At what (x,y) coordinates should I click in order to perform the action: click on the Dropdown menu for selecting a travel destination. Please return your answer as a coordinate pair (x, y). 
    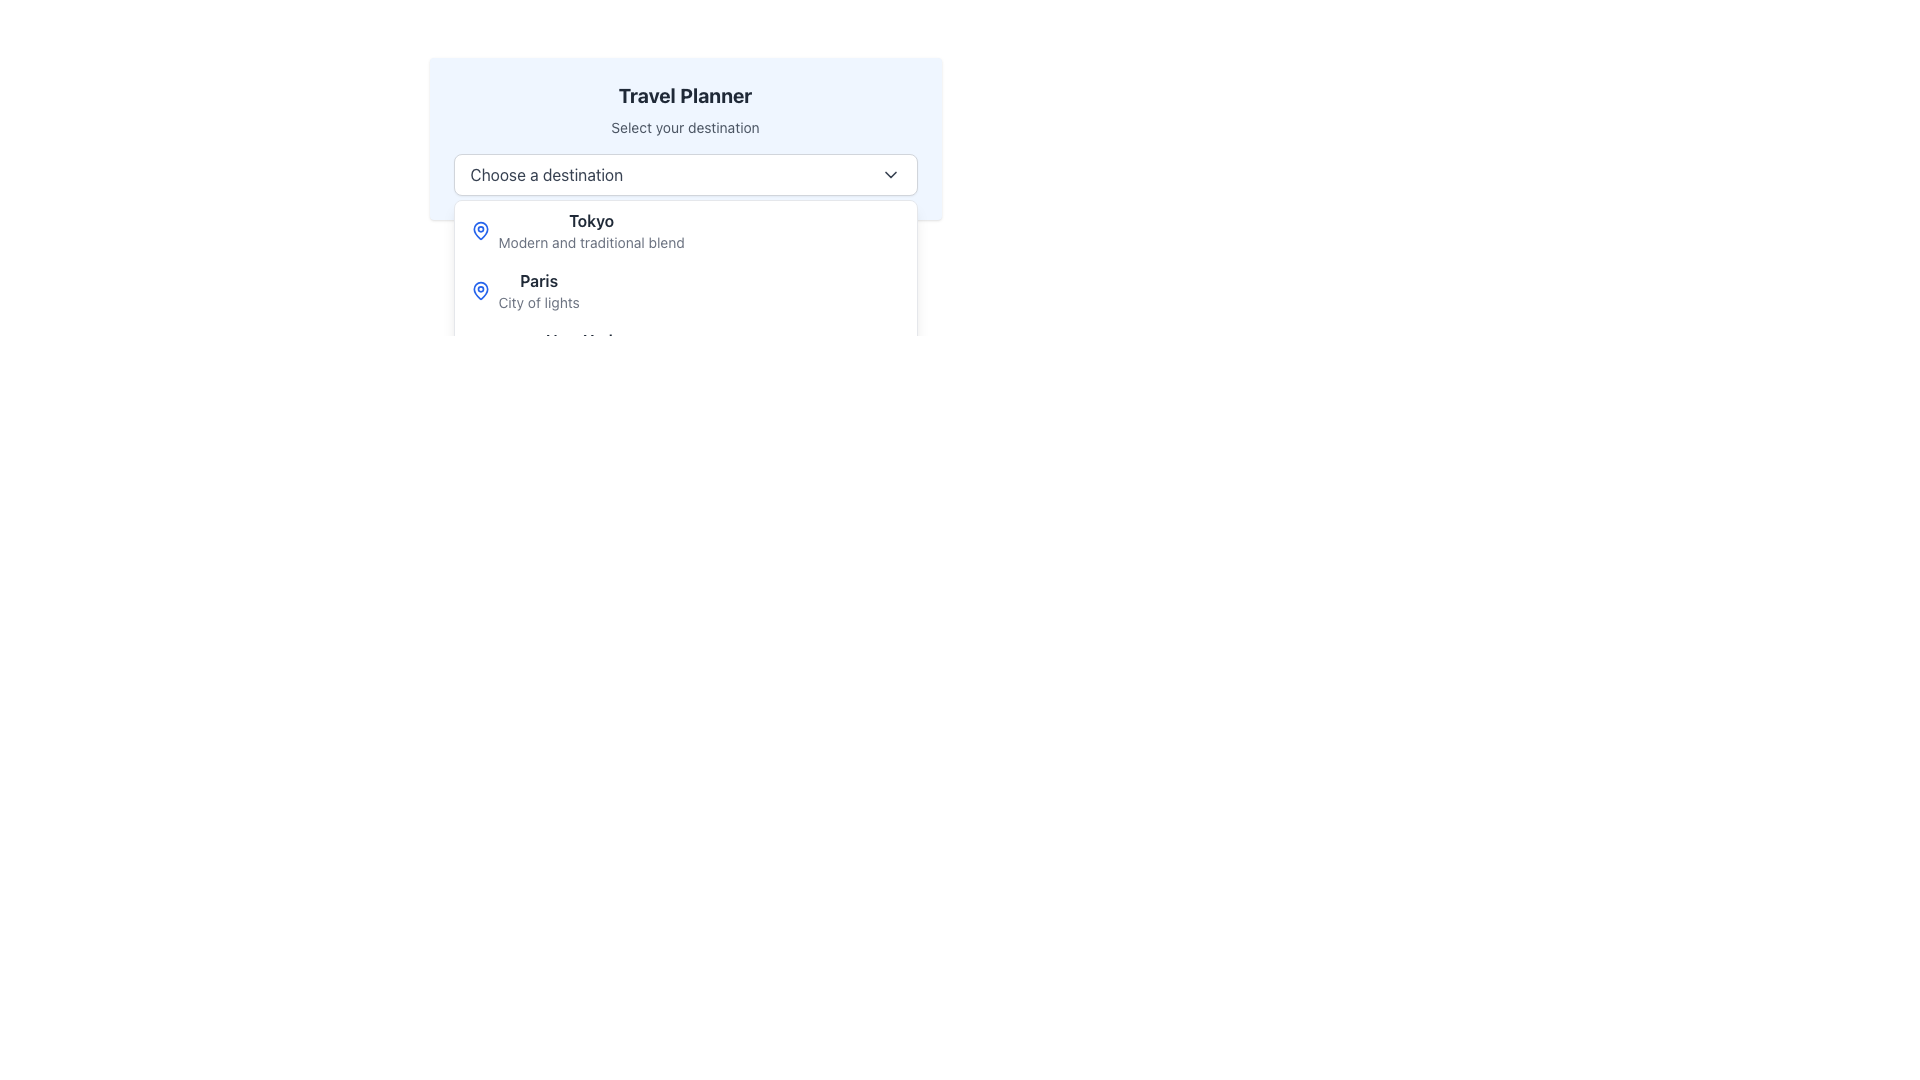
    Looking at the image, I should click on (685, 173).